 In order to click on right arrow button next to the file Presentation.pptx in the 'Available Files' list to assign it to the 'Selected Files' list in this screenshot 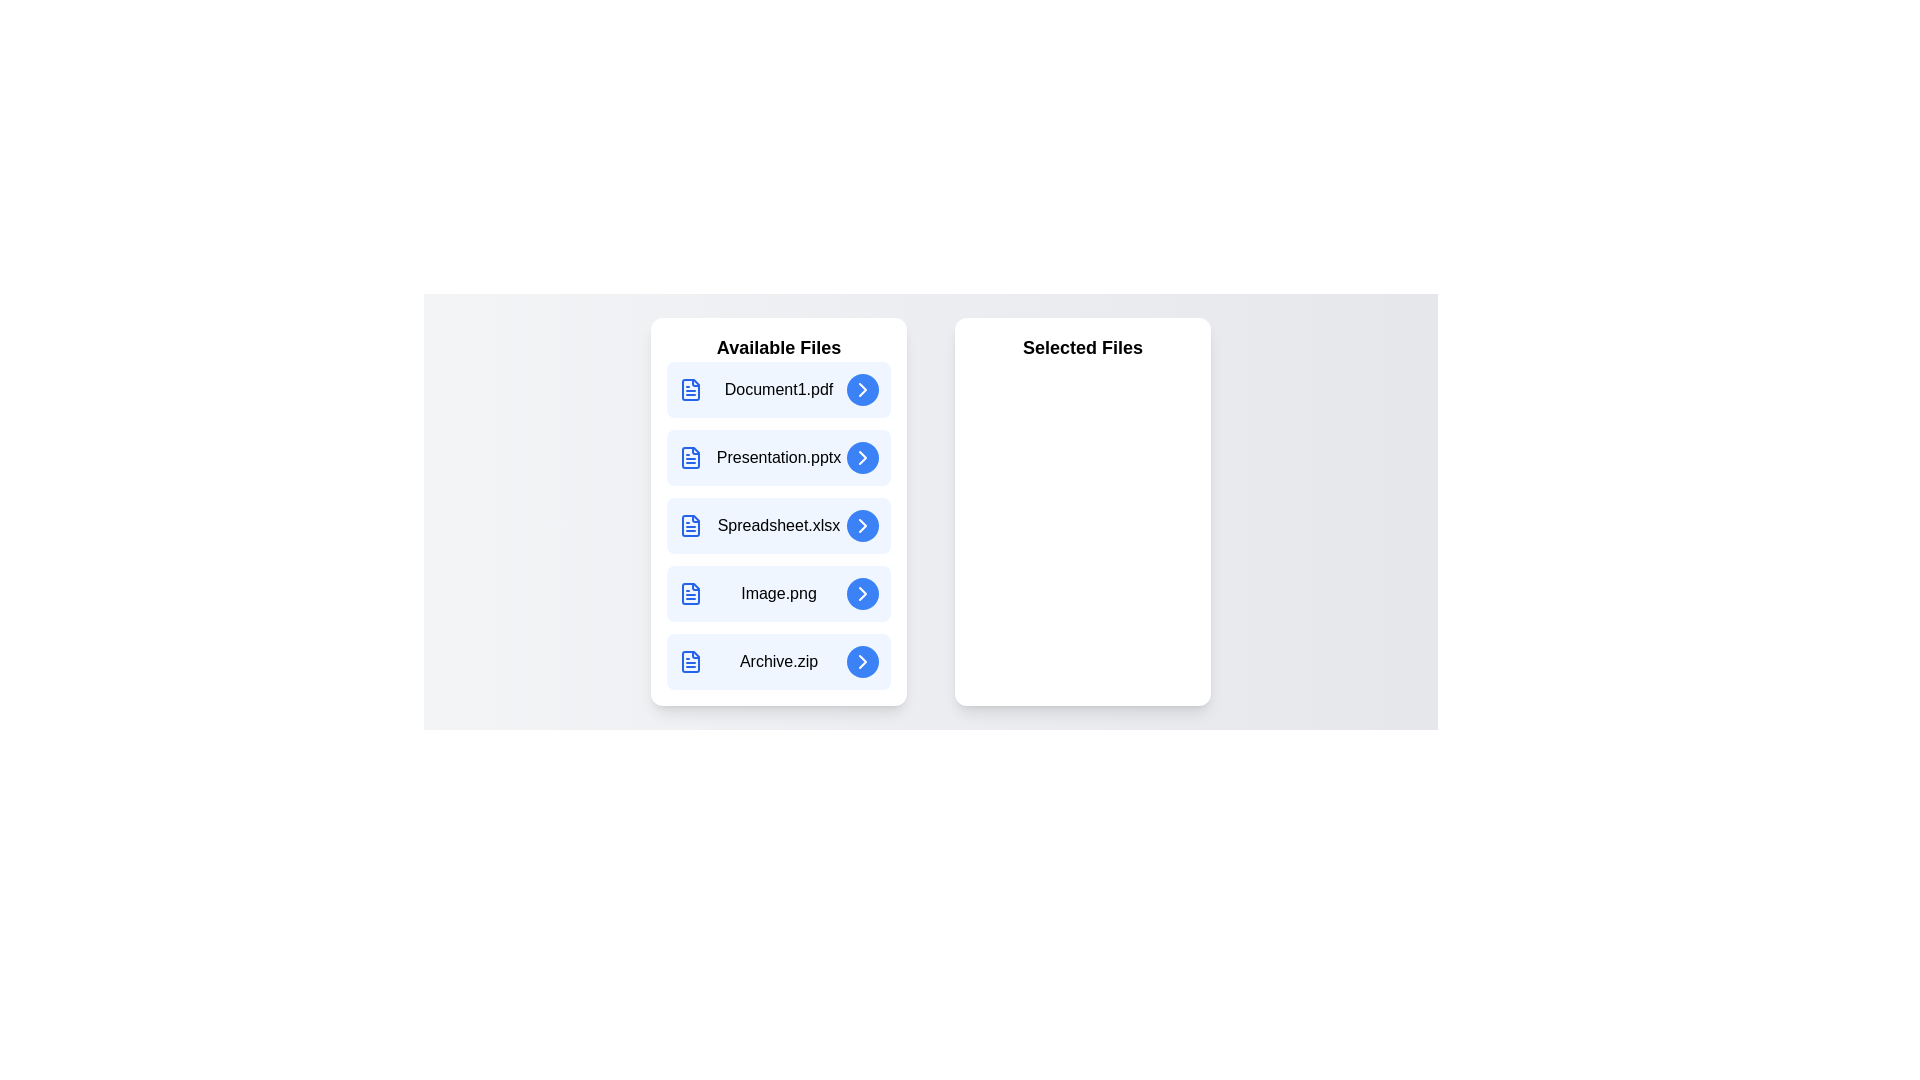, I will do `click(863, 458)`.